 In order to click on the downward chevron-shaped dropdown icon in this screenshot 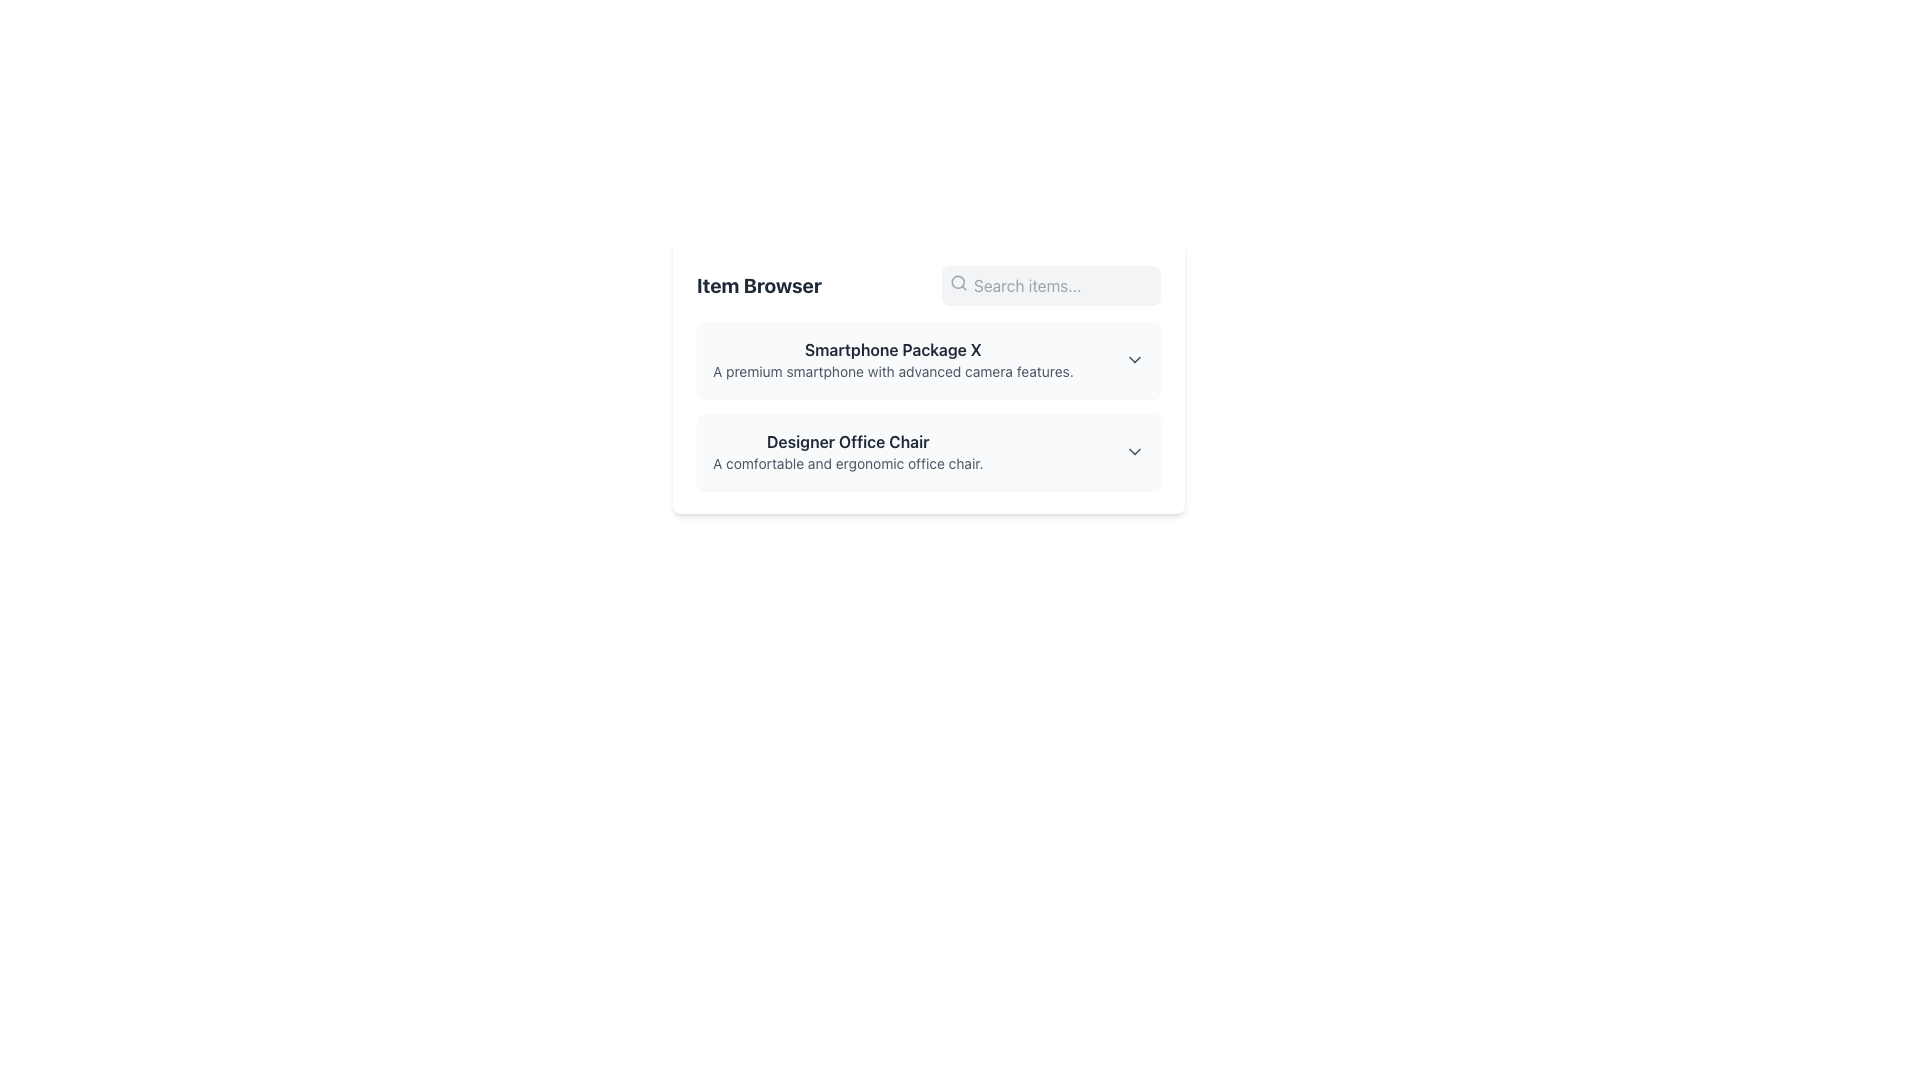, I will do `click(1134, 358)`.